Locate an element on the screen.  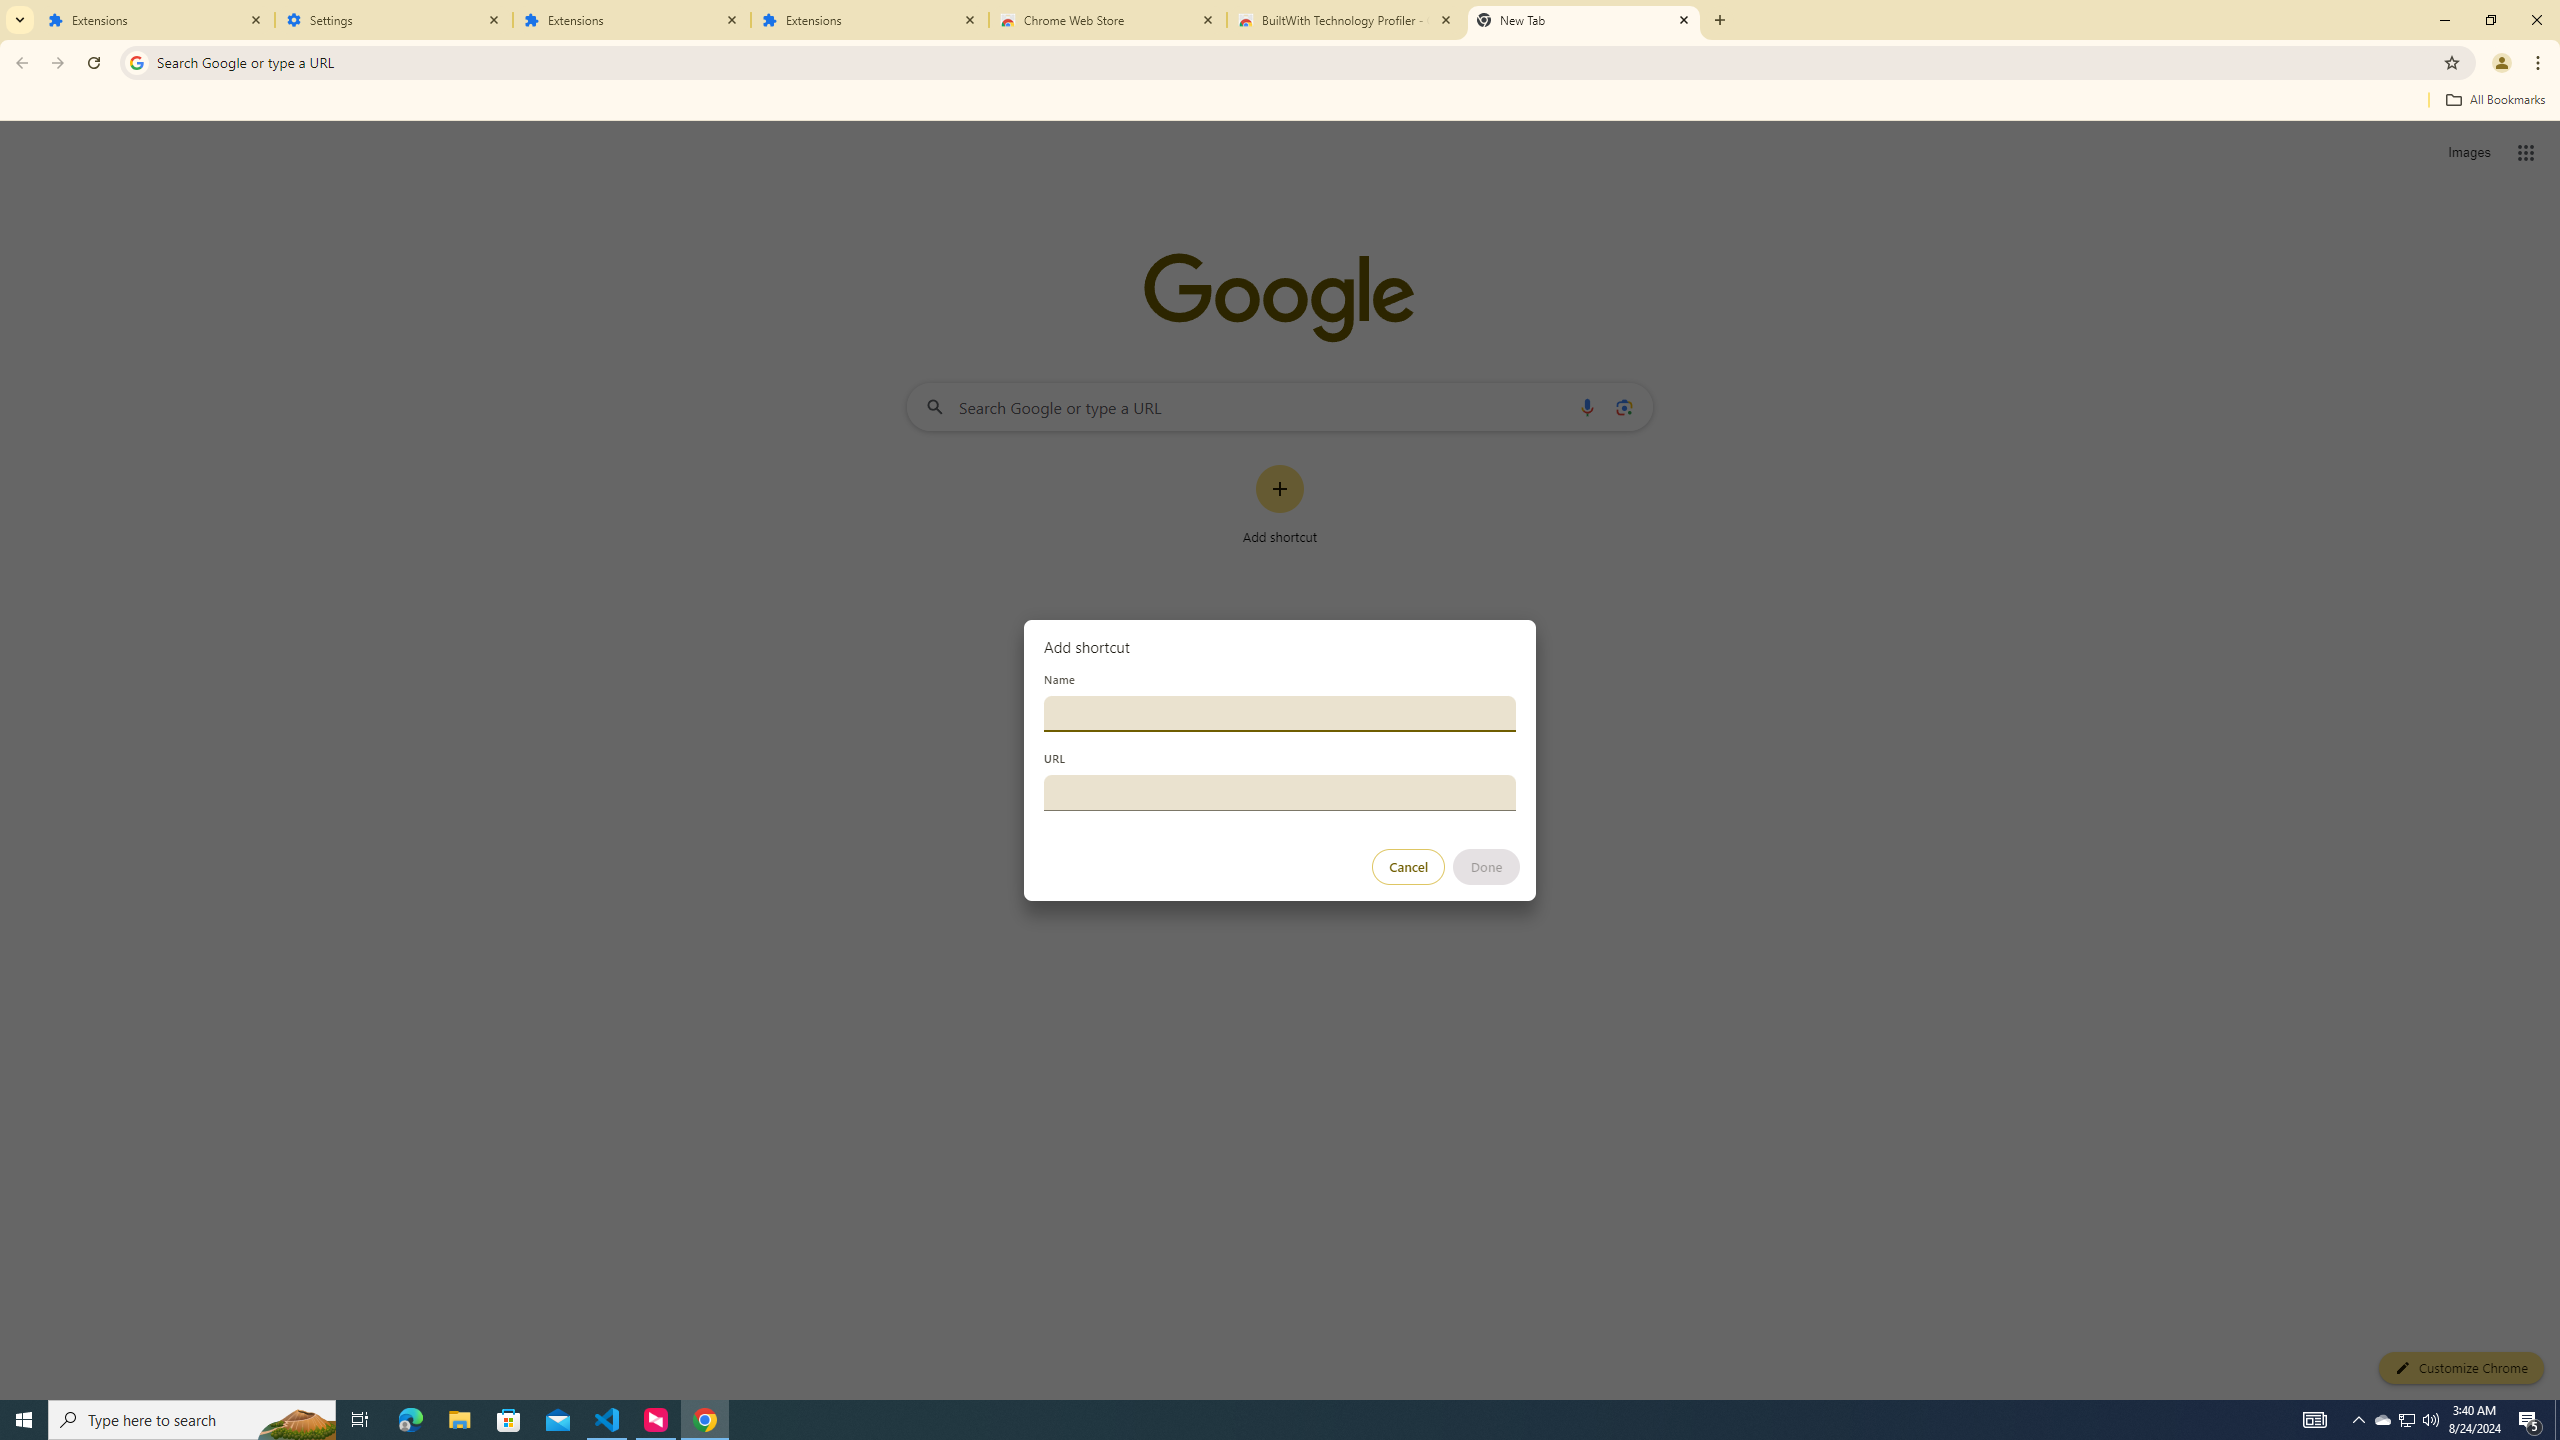
'New Tab' is located at coordinates (1583, 19).